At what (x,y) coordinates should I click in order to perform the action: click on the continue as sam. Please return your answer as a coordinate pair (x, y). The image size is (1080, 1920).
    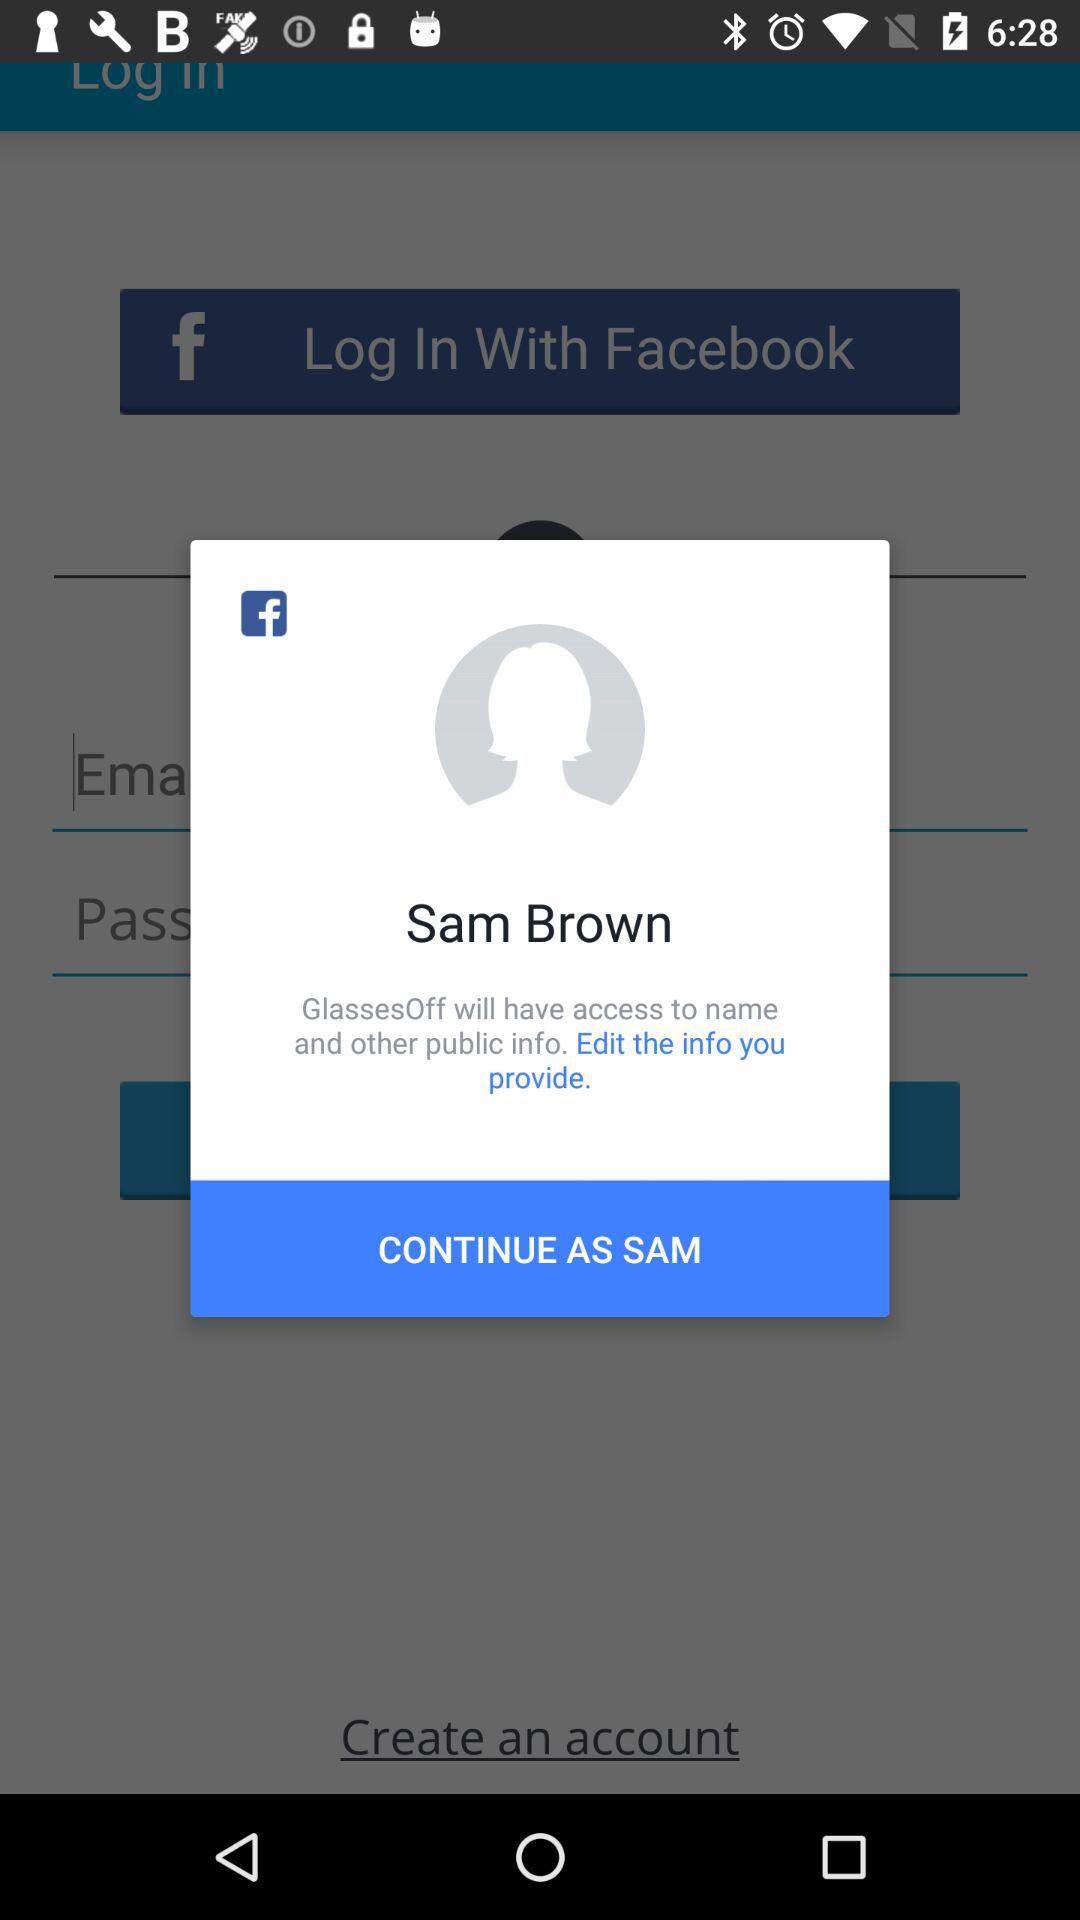
    Looking at the image, I should click on (540, 1247).